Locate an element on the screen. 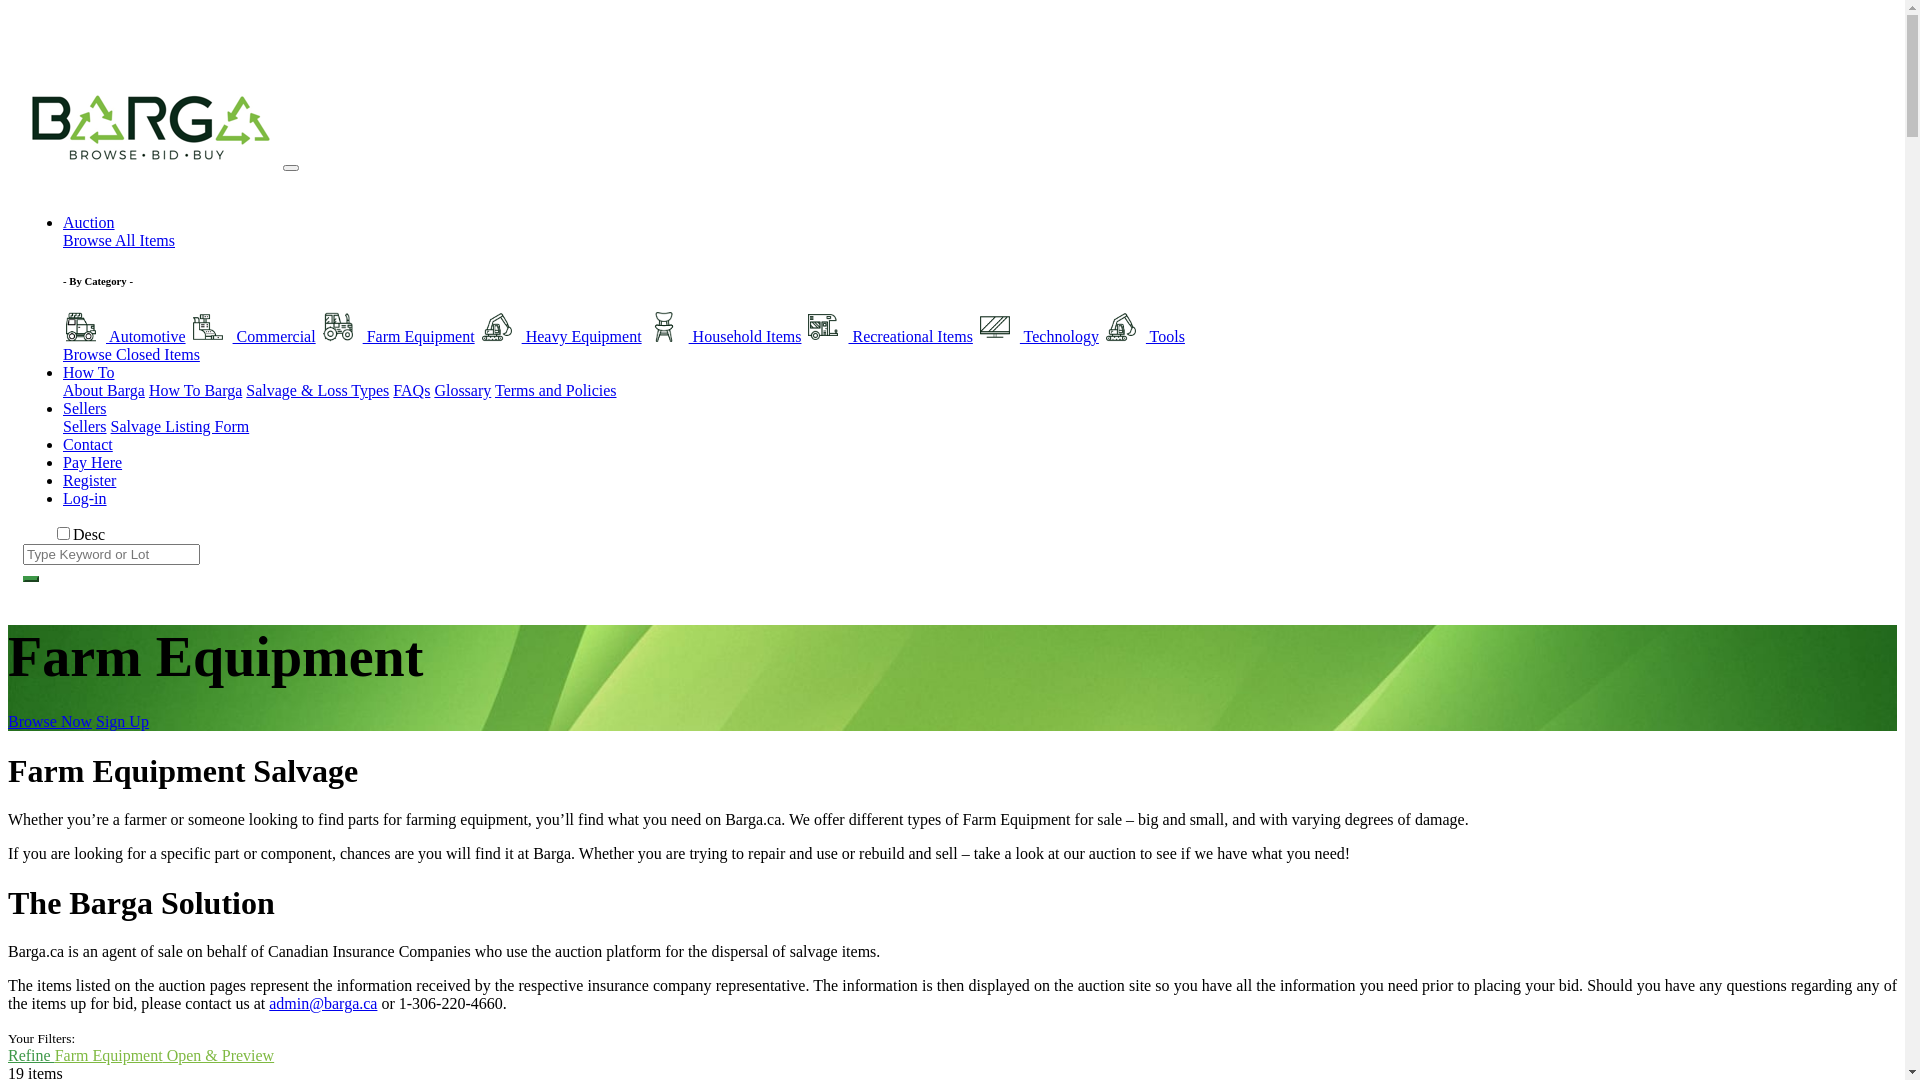  'Terms and Policies' is located at coordinates (556, 390).